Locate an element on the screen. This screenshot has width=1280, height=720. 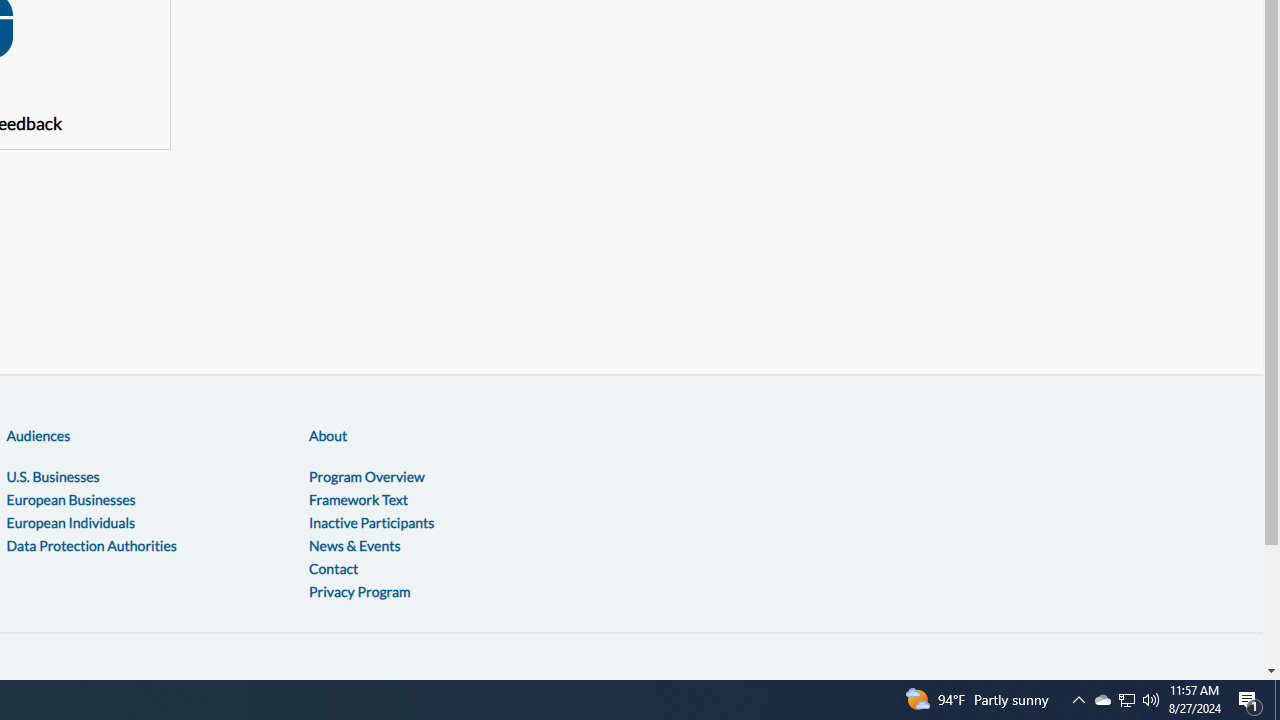
'Framework Text' is located at coordinates (358, 498).